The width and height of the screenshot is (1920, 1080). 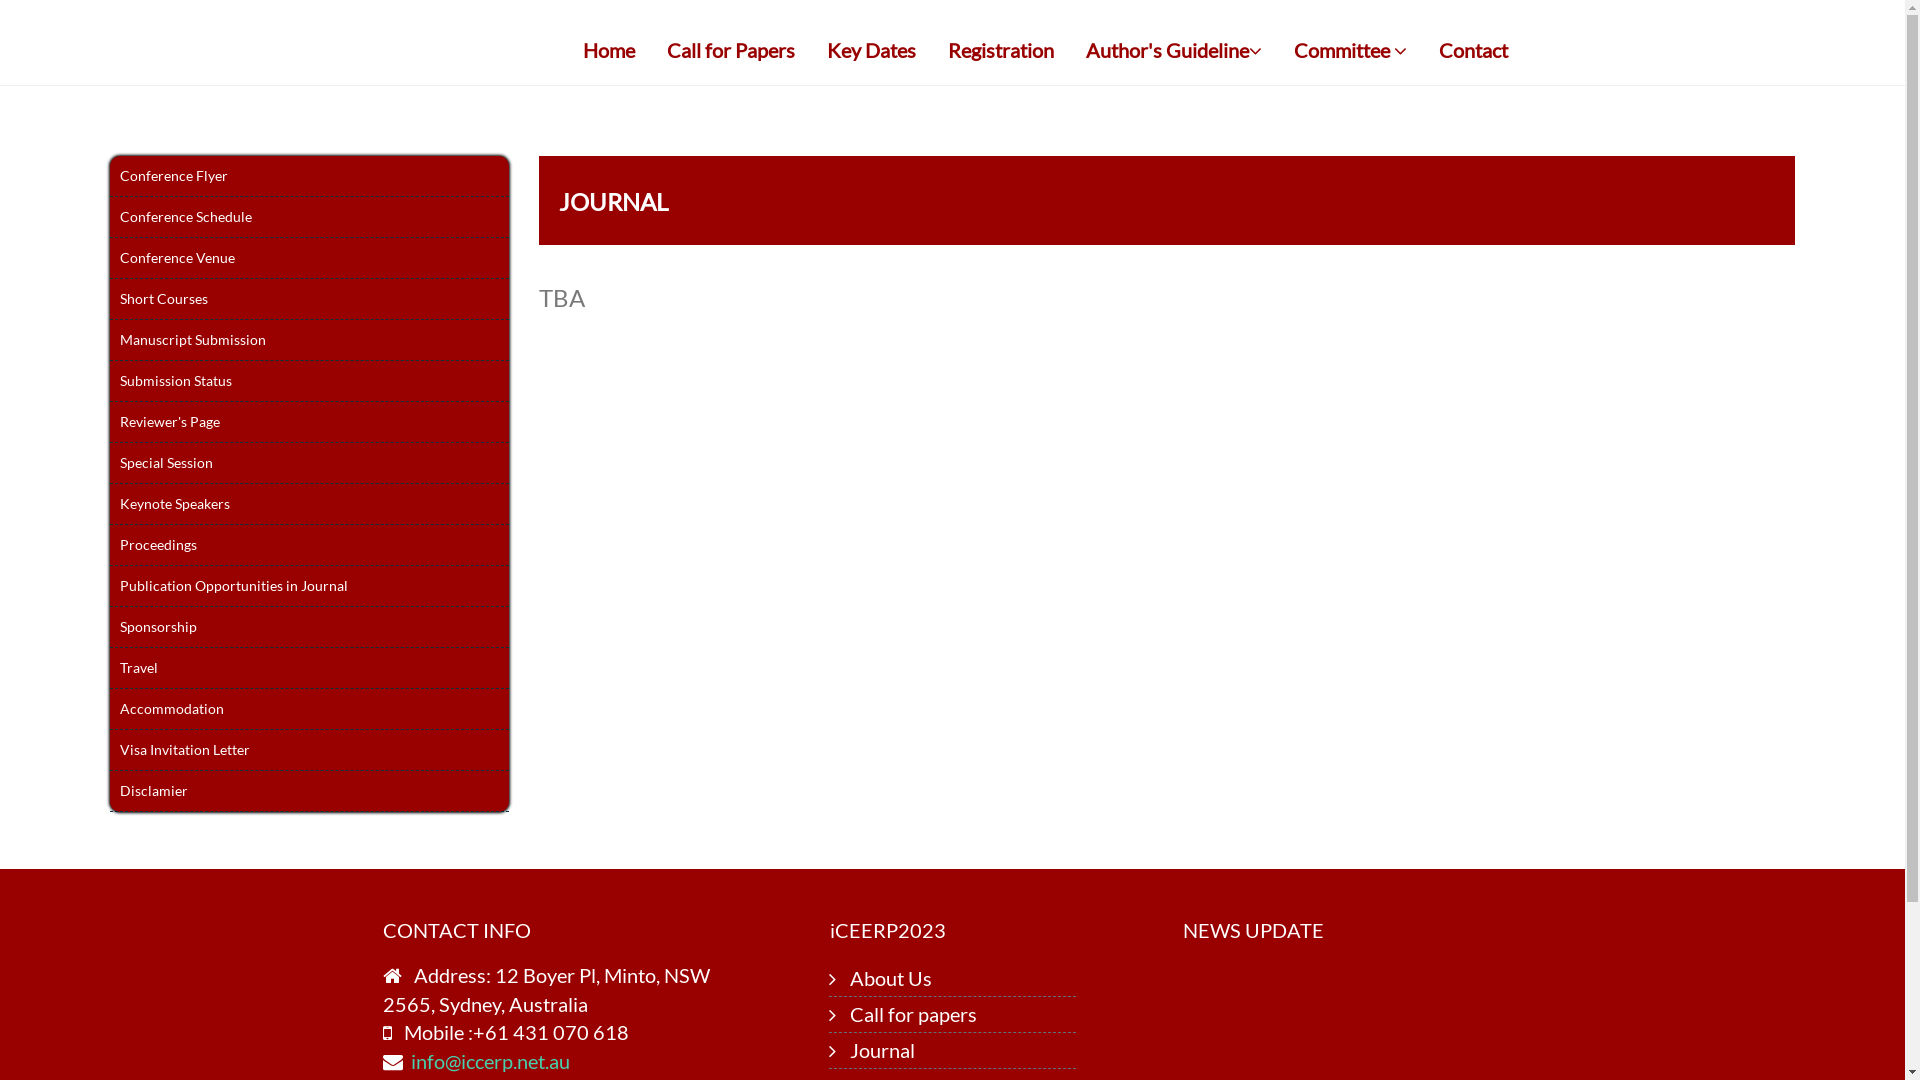 What do you see at coordinates (652, 49) in the screenshot?
I see `'Call for Papers'` at bounding box center [652, 49].